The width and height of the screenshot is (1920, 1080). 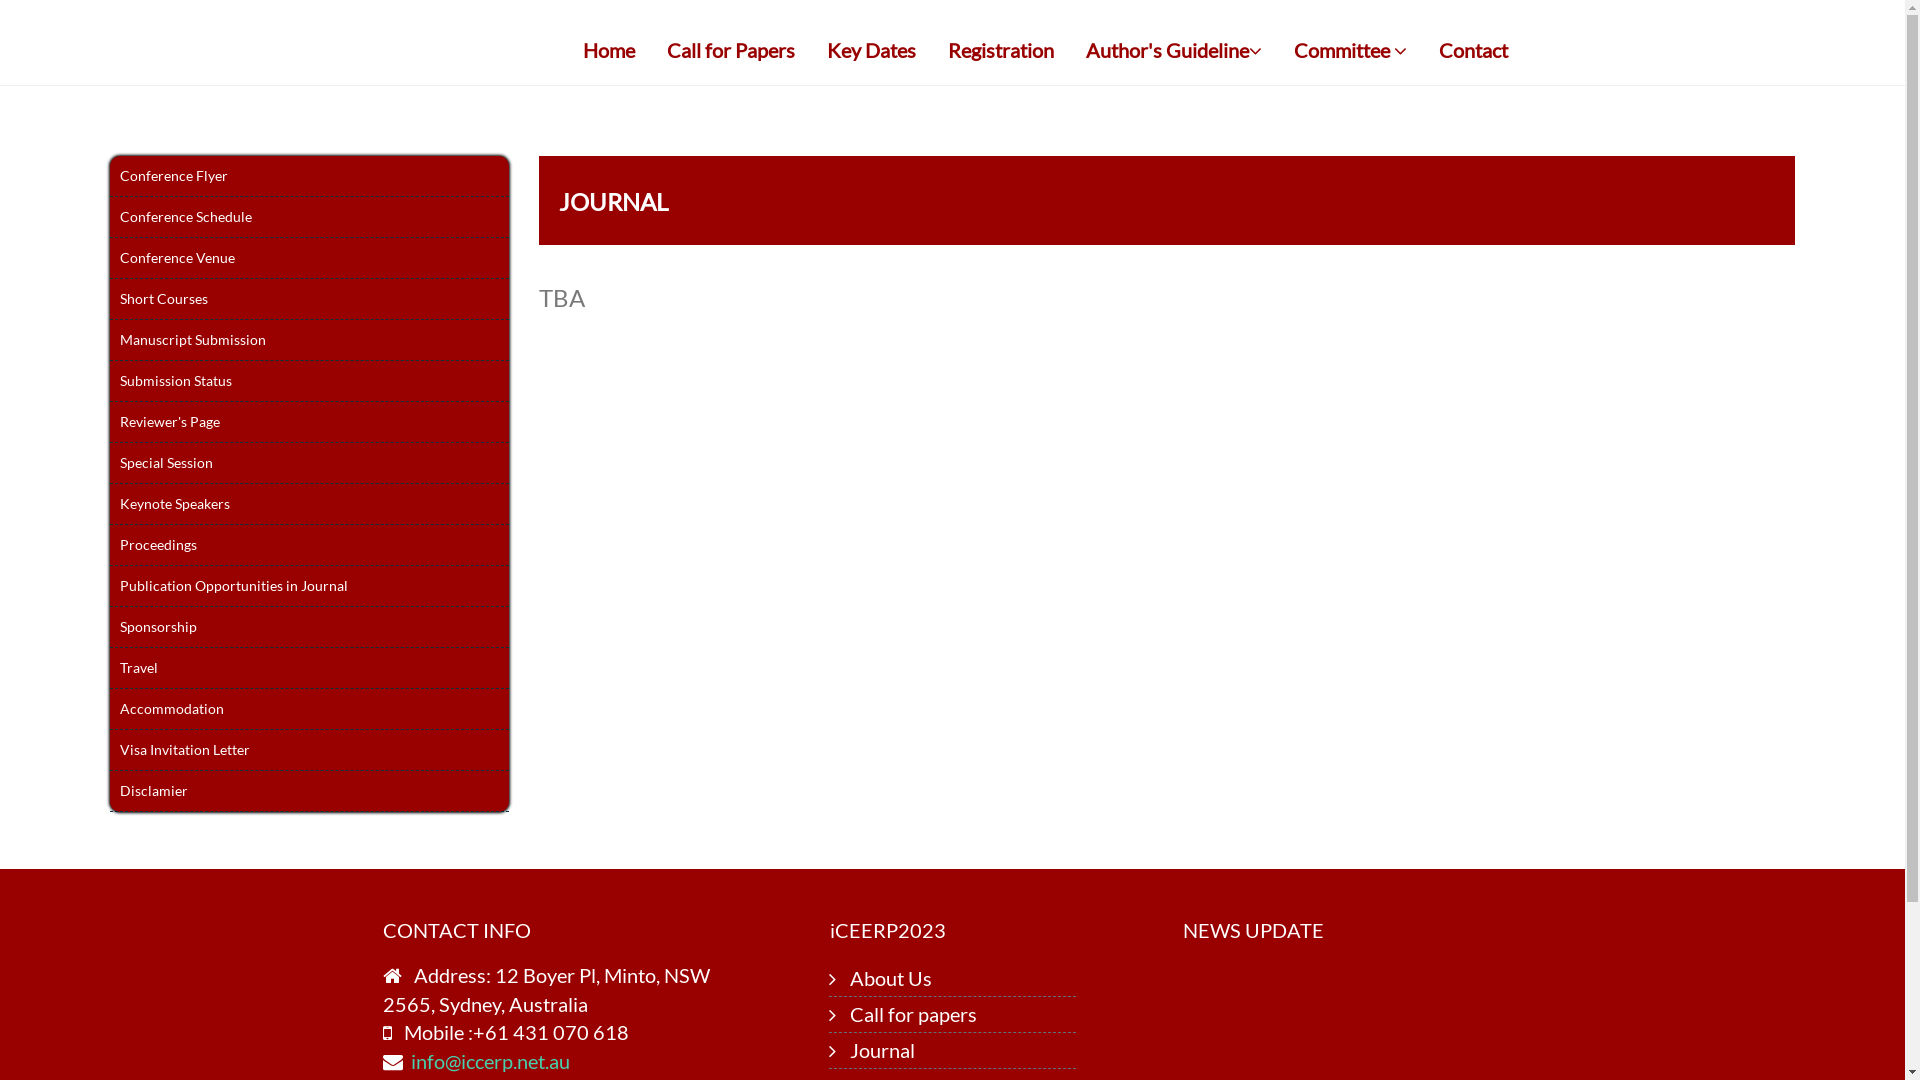 What do you see at coordinates (652, 49) in the screenshot?
I see `'Call for Papers'` at bounding box center [652, 49].